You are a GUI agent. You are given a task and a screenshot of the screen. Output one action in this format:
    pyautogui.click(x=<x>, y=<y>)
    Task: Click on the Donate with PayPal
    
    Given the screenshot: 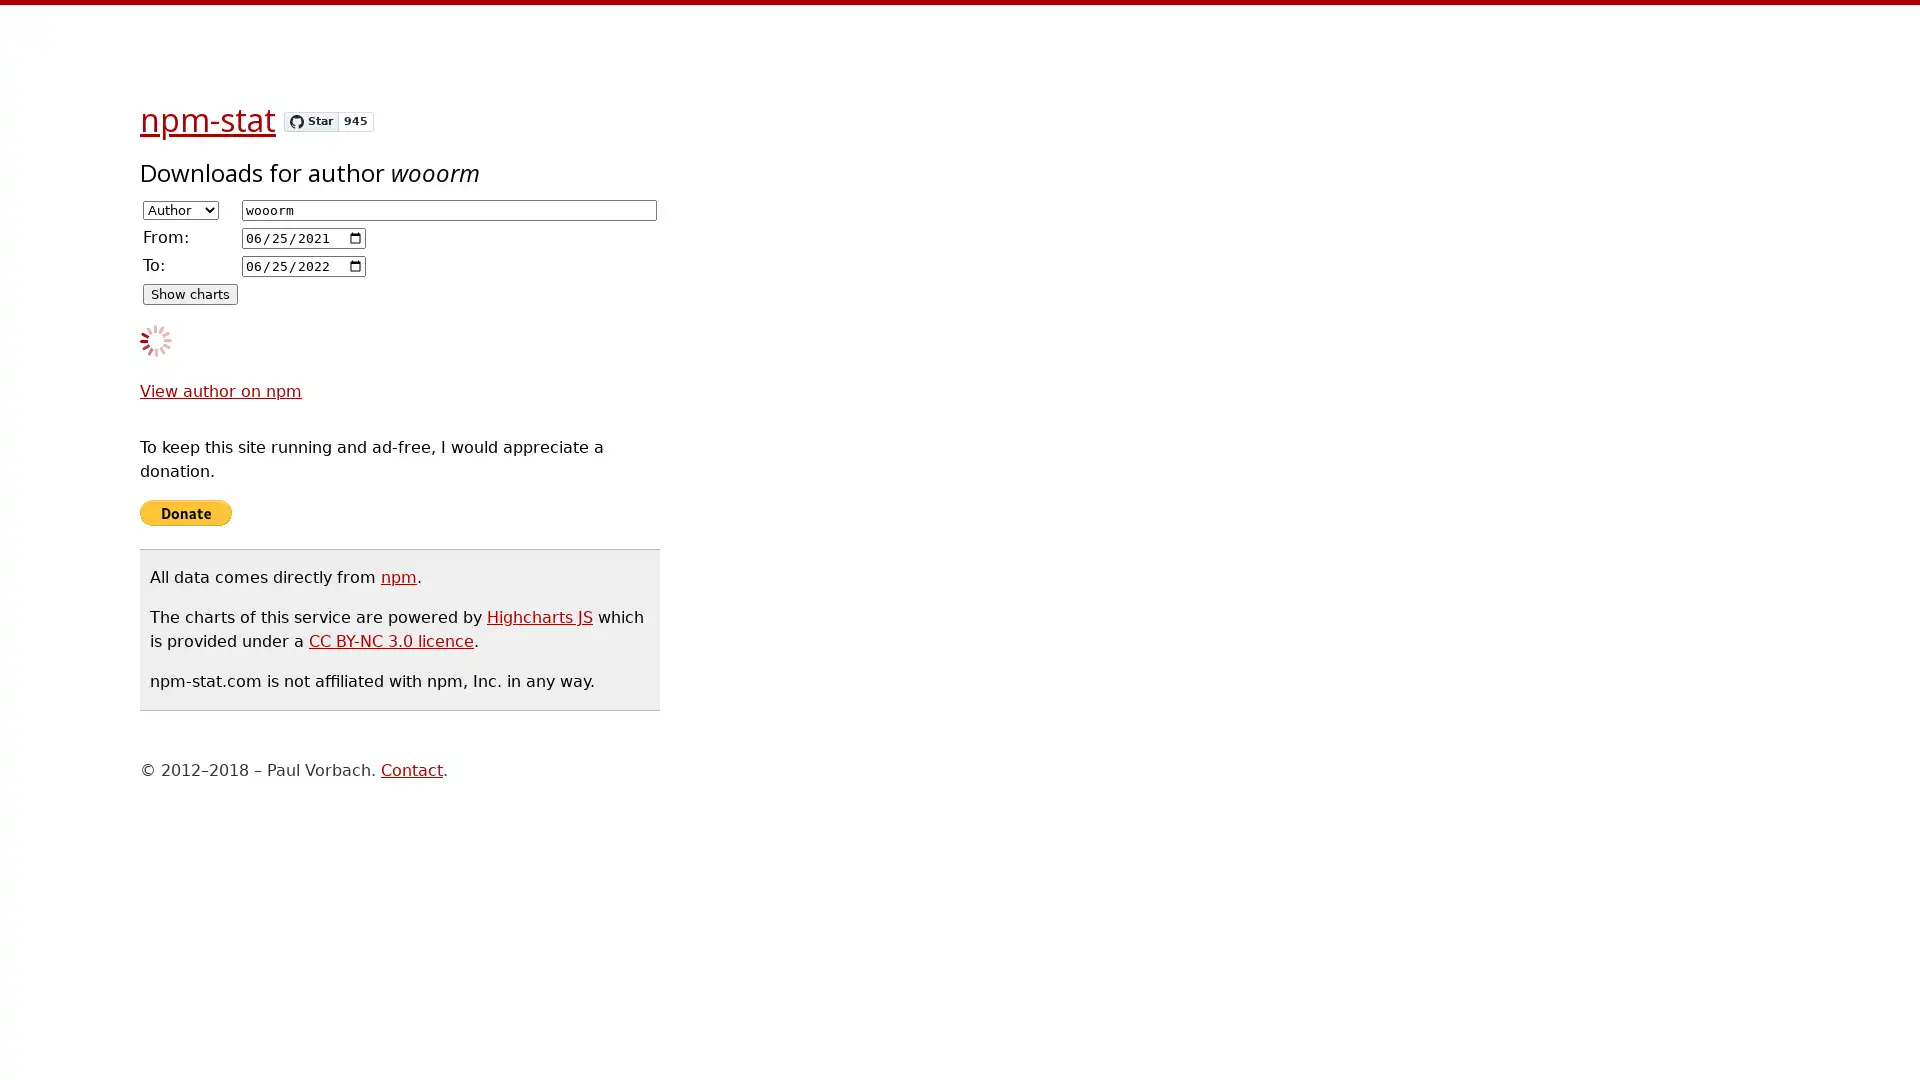 What is the action you would take?
    pyautogui.click(x=186, y=512)
    